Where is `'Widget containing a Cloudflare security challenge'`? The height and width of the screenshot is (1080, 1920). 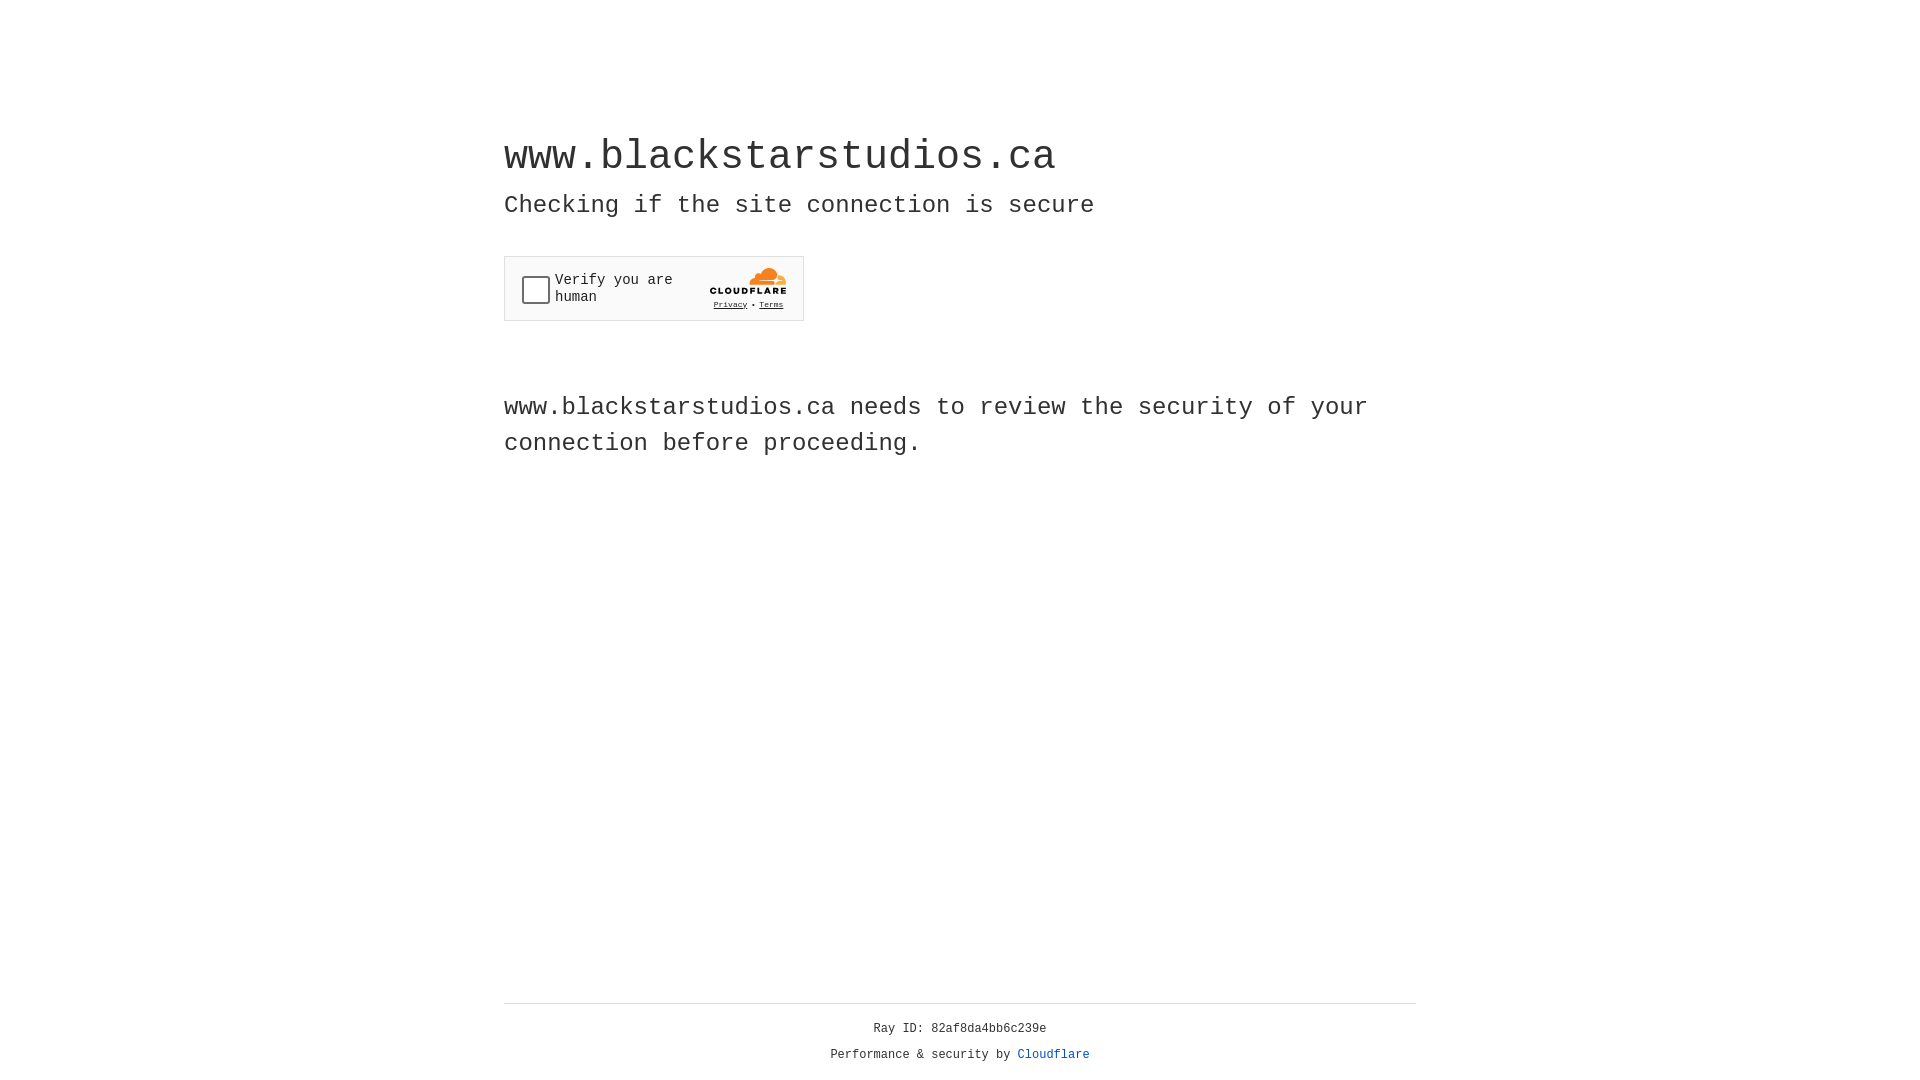 'Widget containing a Cloudflare security challenge' is located at coordinates (653, 288).